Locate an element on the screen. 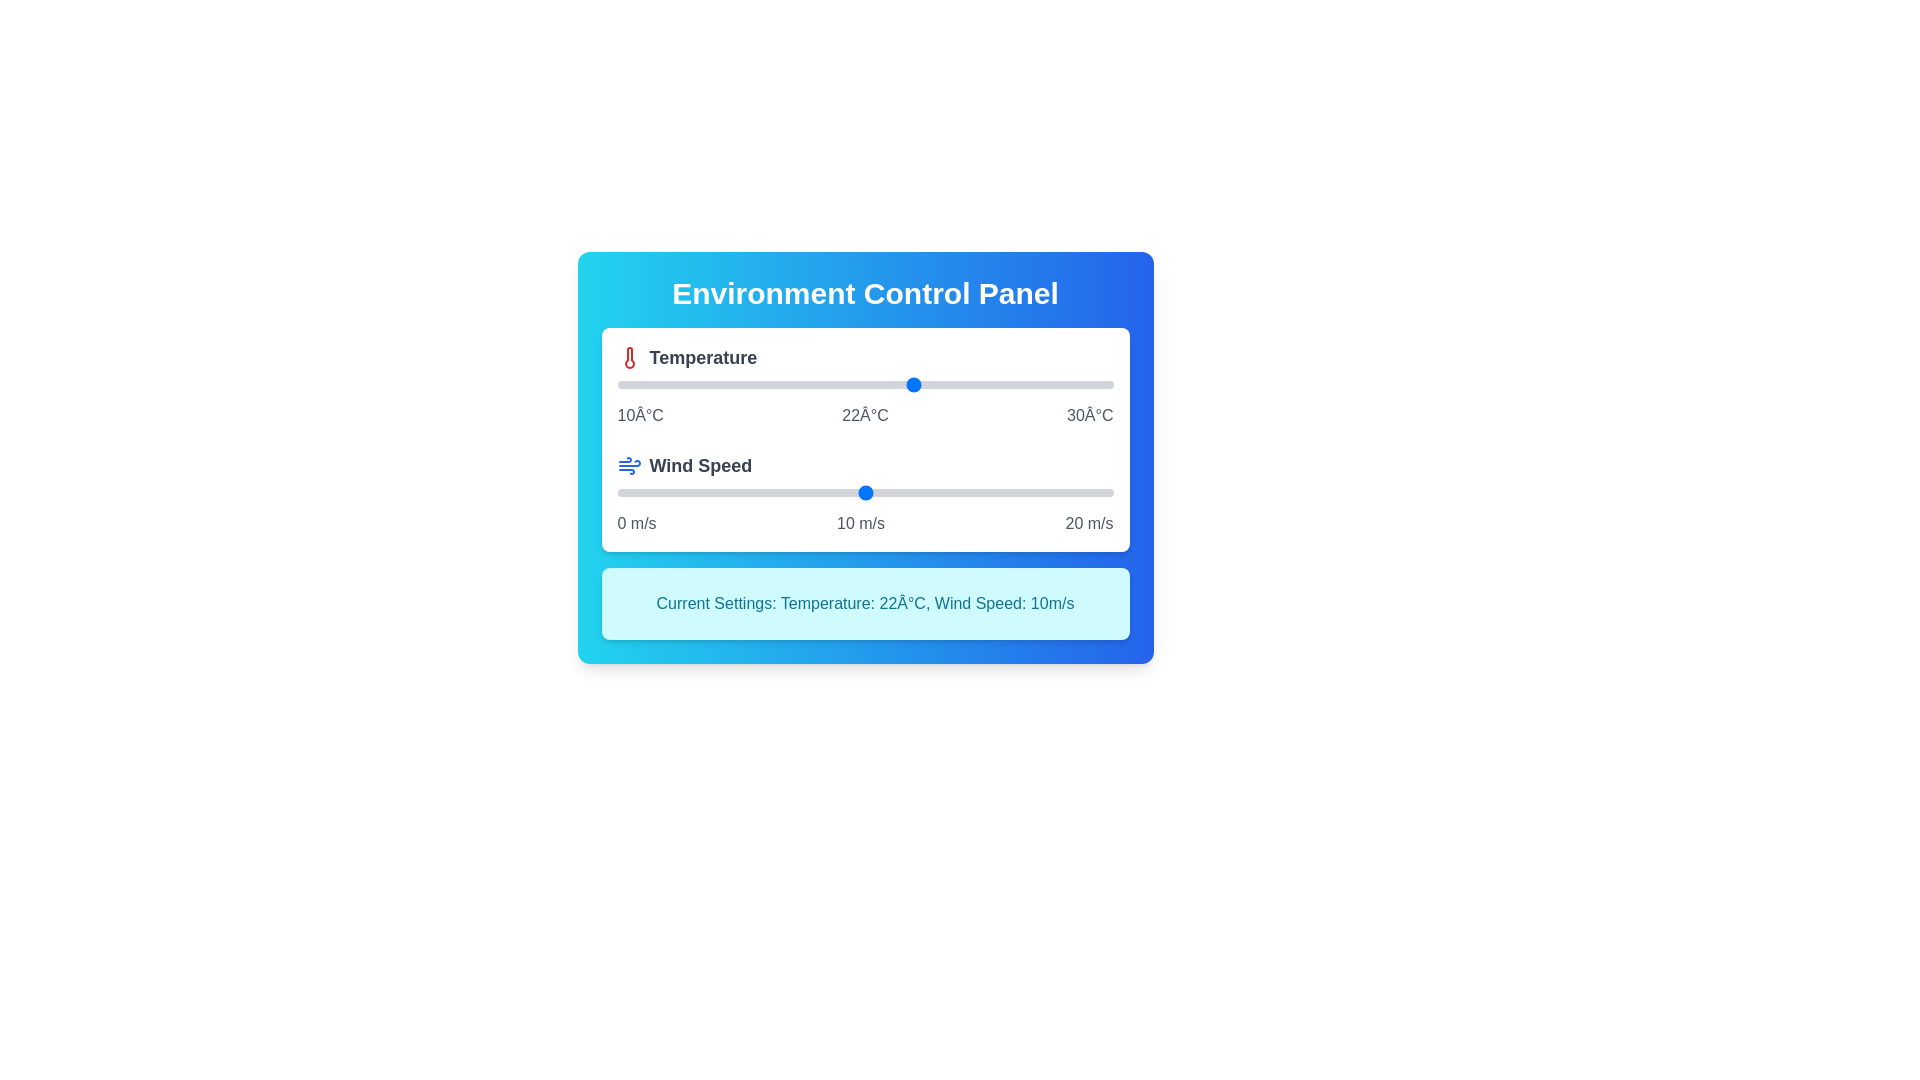 The height and width of the screenshot is (1080, 1920). the temperature slider to 25°C is located at coordinates (989, 385).